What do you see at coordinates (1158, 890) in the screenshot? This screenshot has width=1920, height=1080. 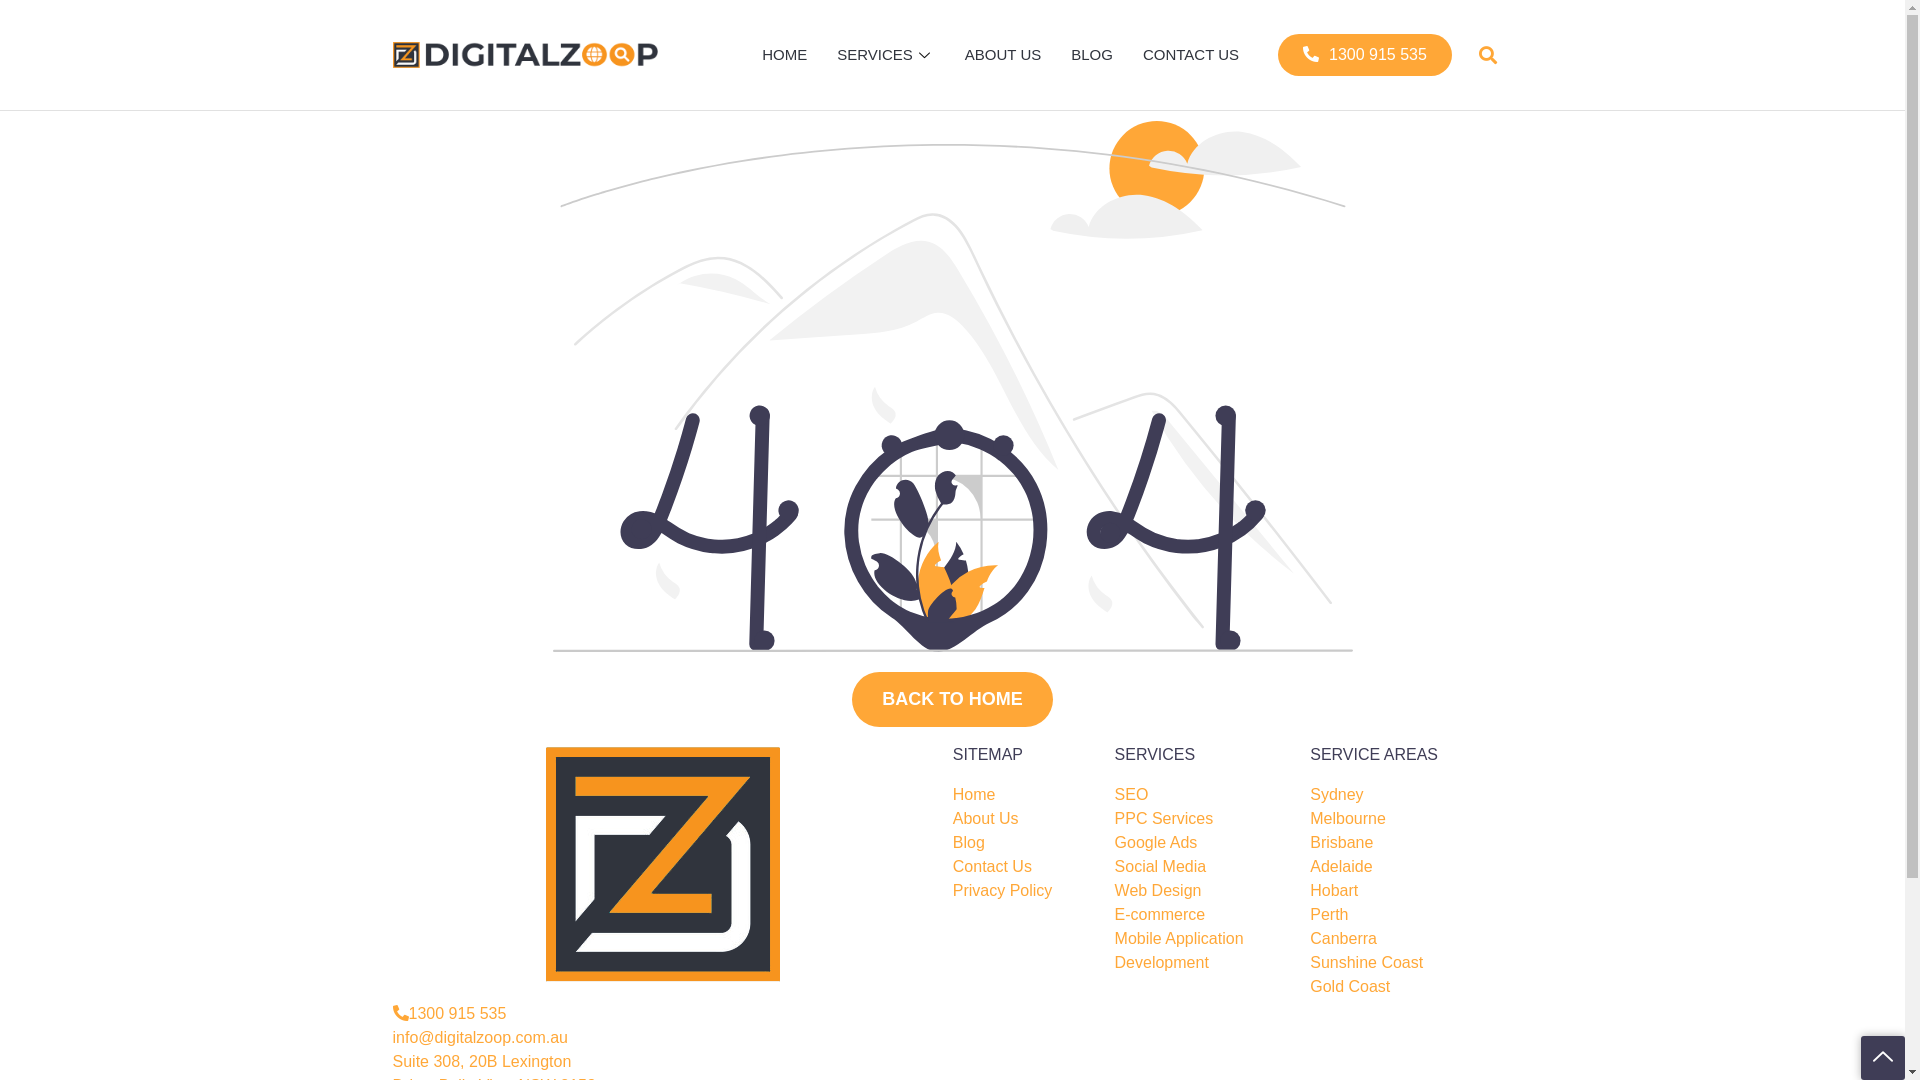 I see `'Web Design'` at bounding box center [1158, 890].